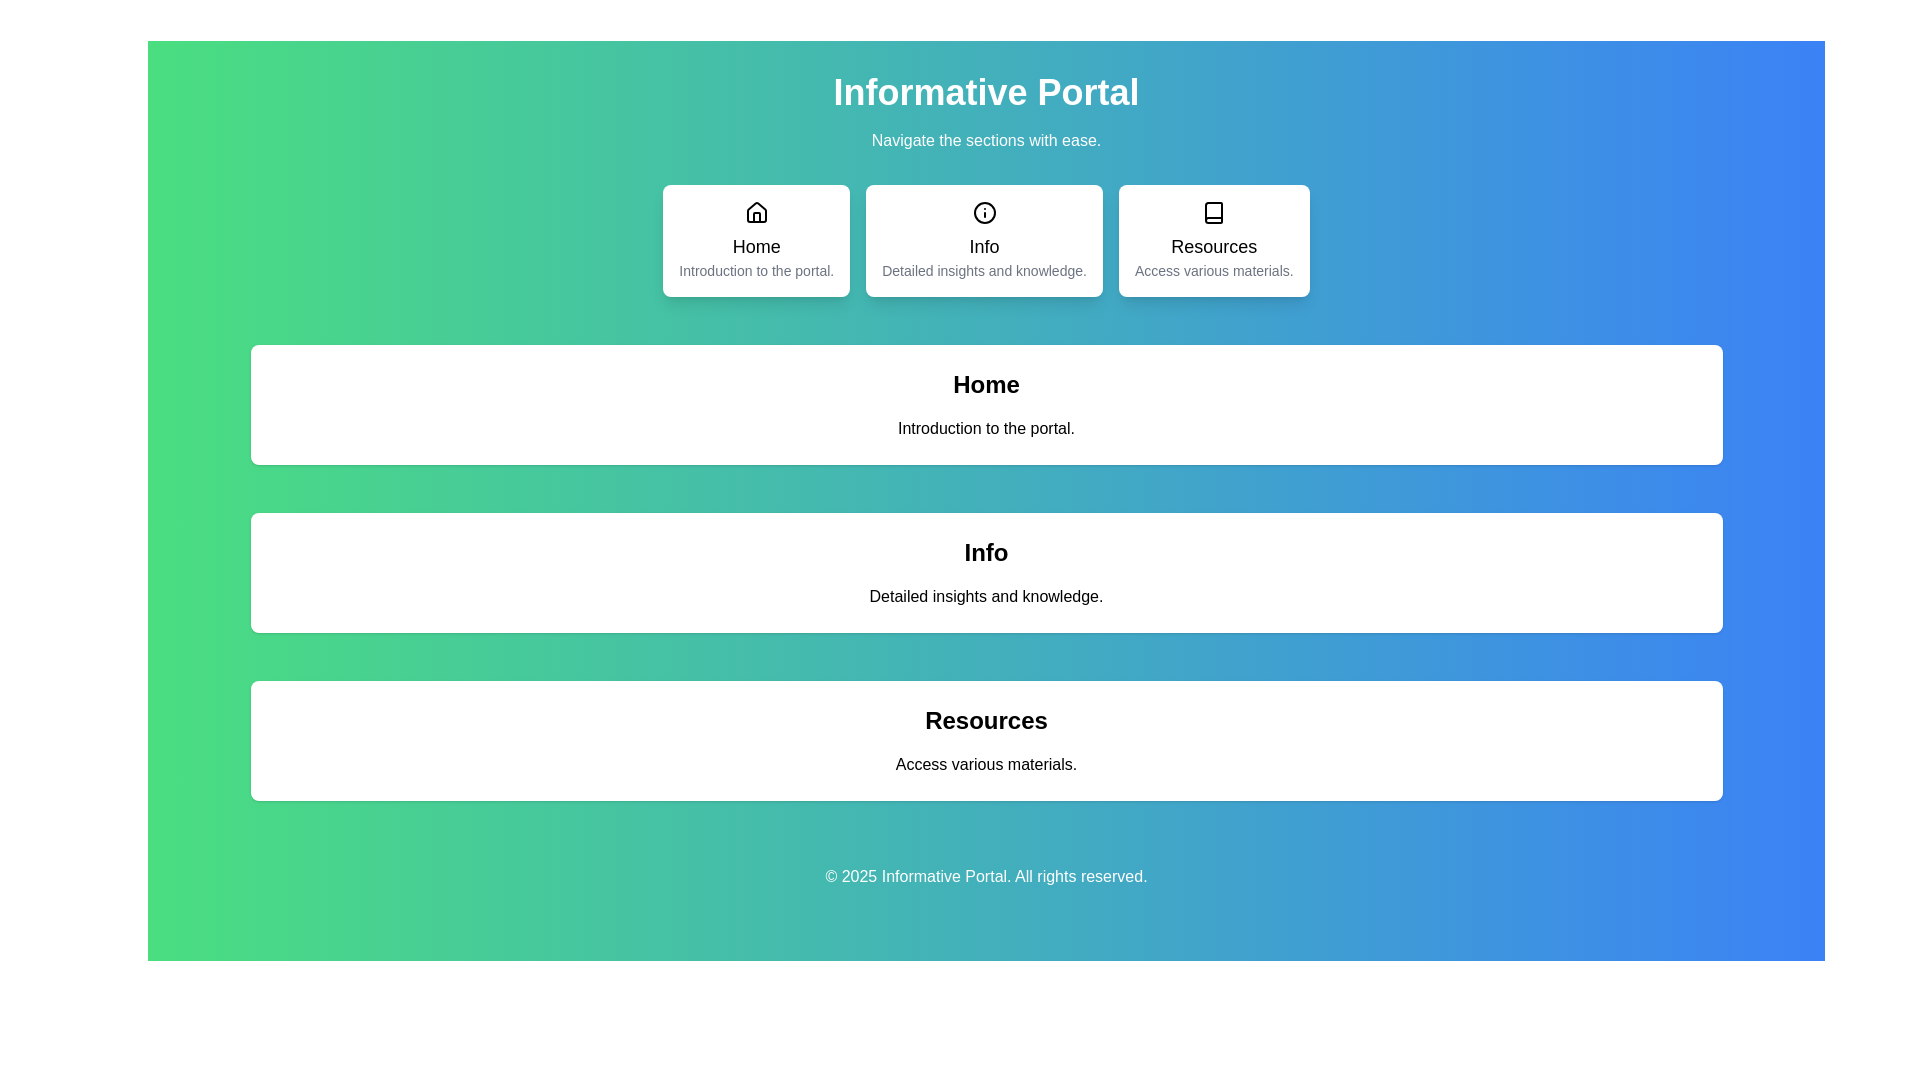 Image resolution: width=1920 pixels, height=1080 pixels. Describe the element at coordinates (984, 270) in the screenshot. I see `the static text content that serves as a descriptive subtitle for the 'Info' card, located centrally in the second column of a three-column layout` at that location.